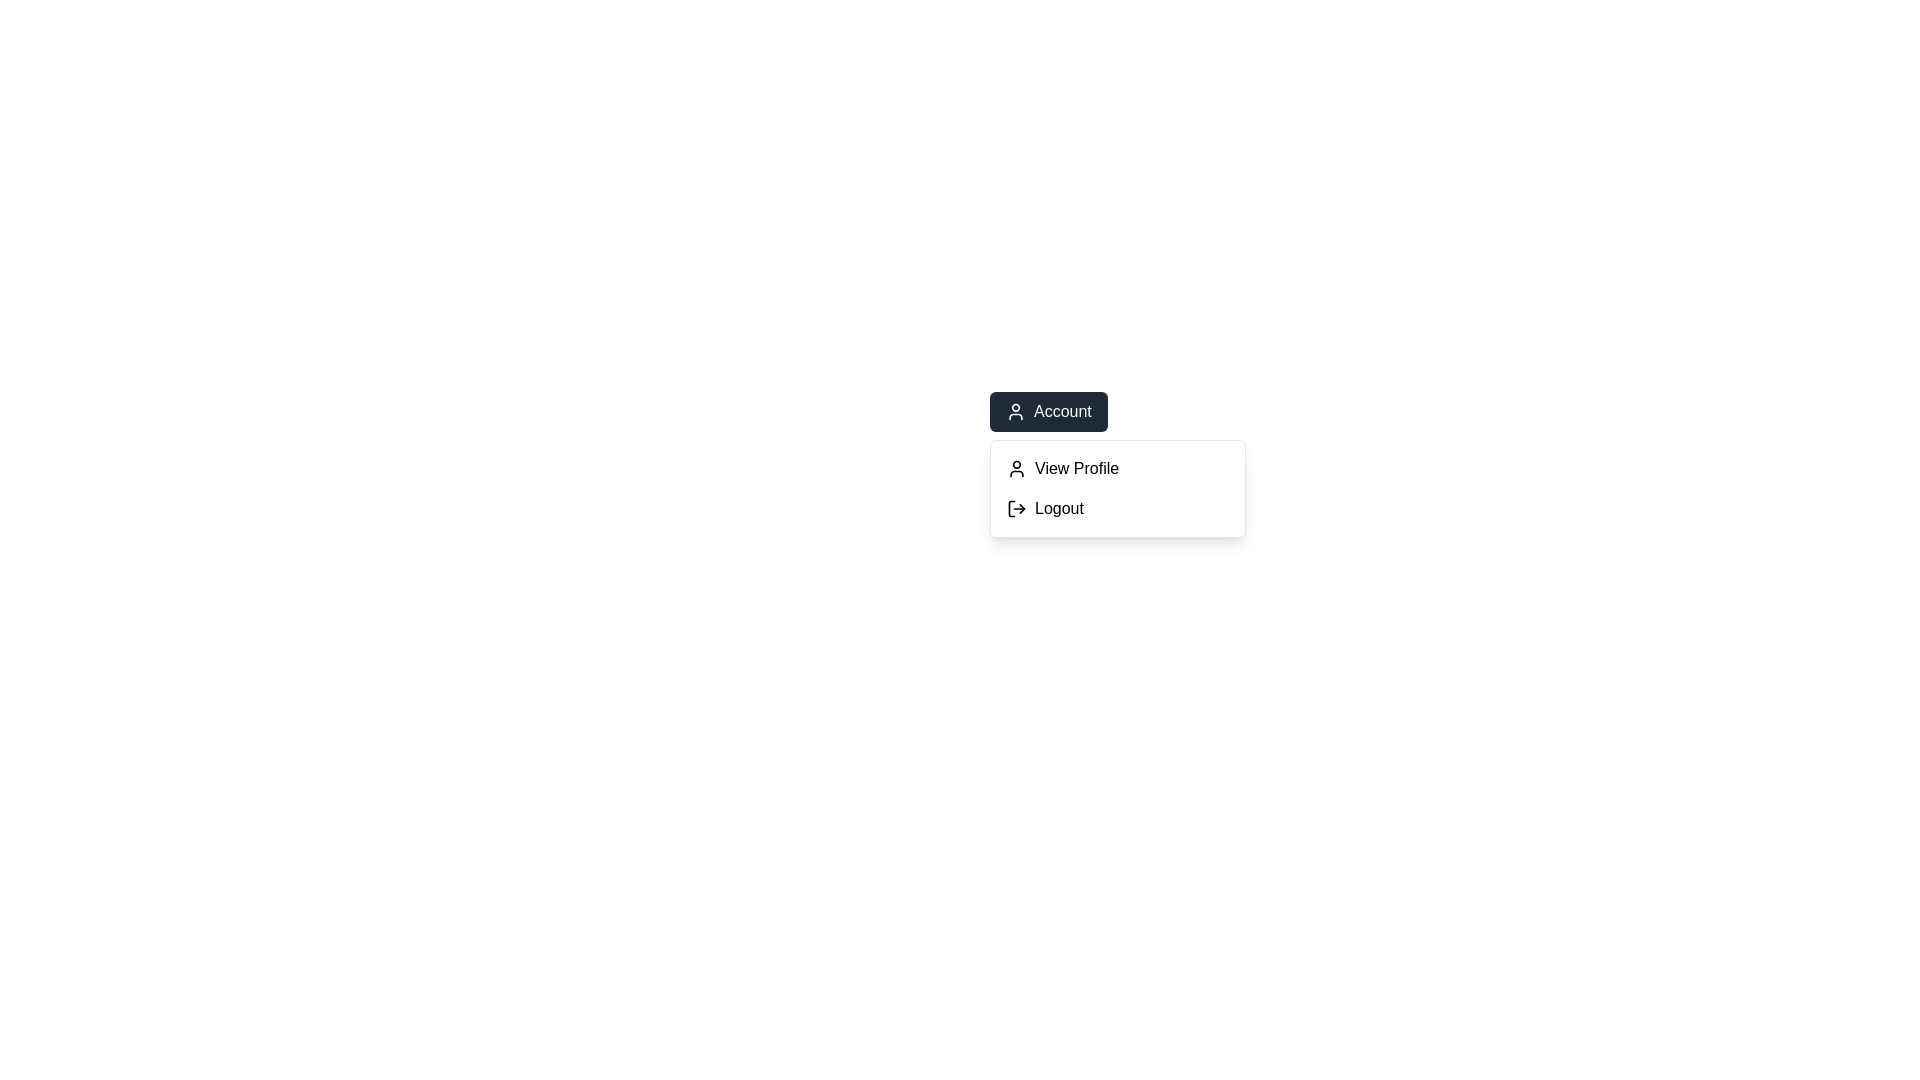  I want to click on the Navigation button labeled 'Account', so click(1117, 411).